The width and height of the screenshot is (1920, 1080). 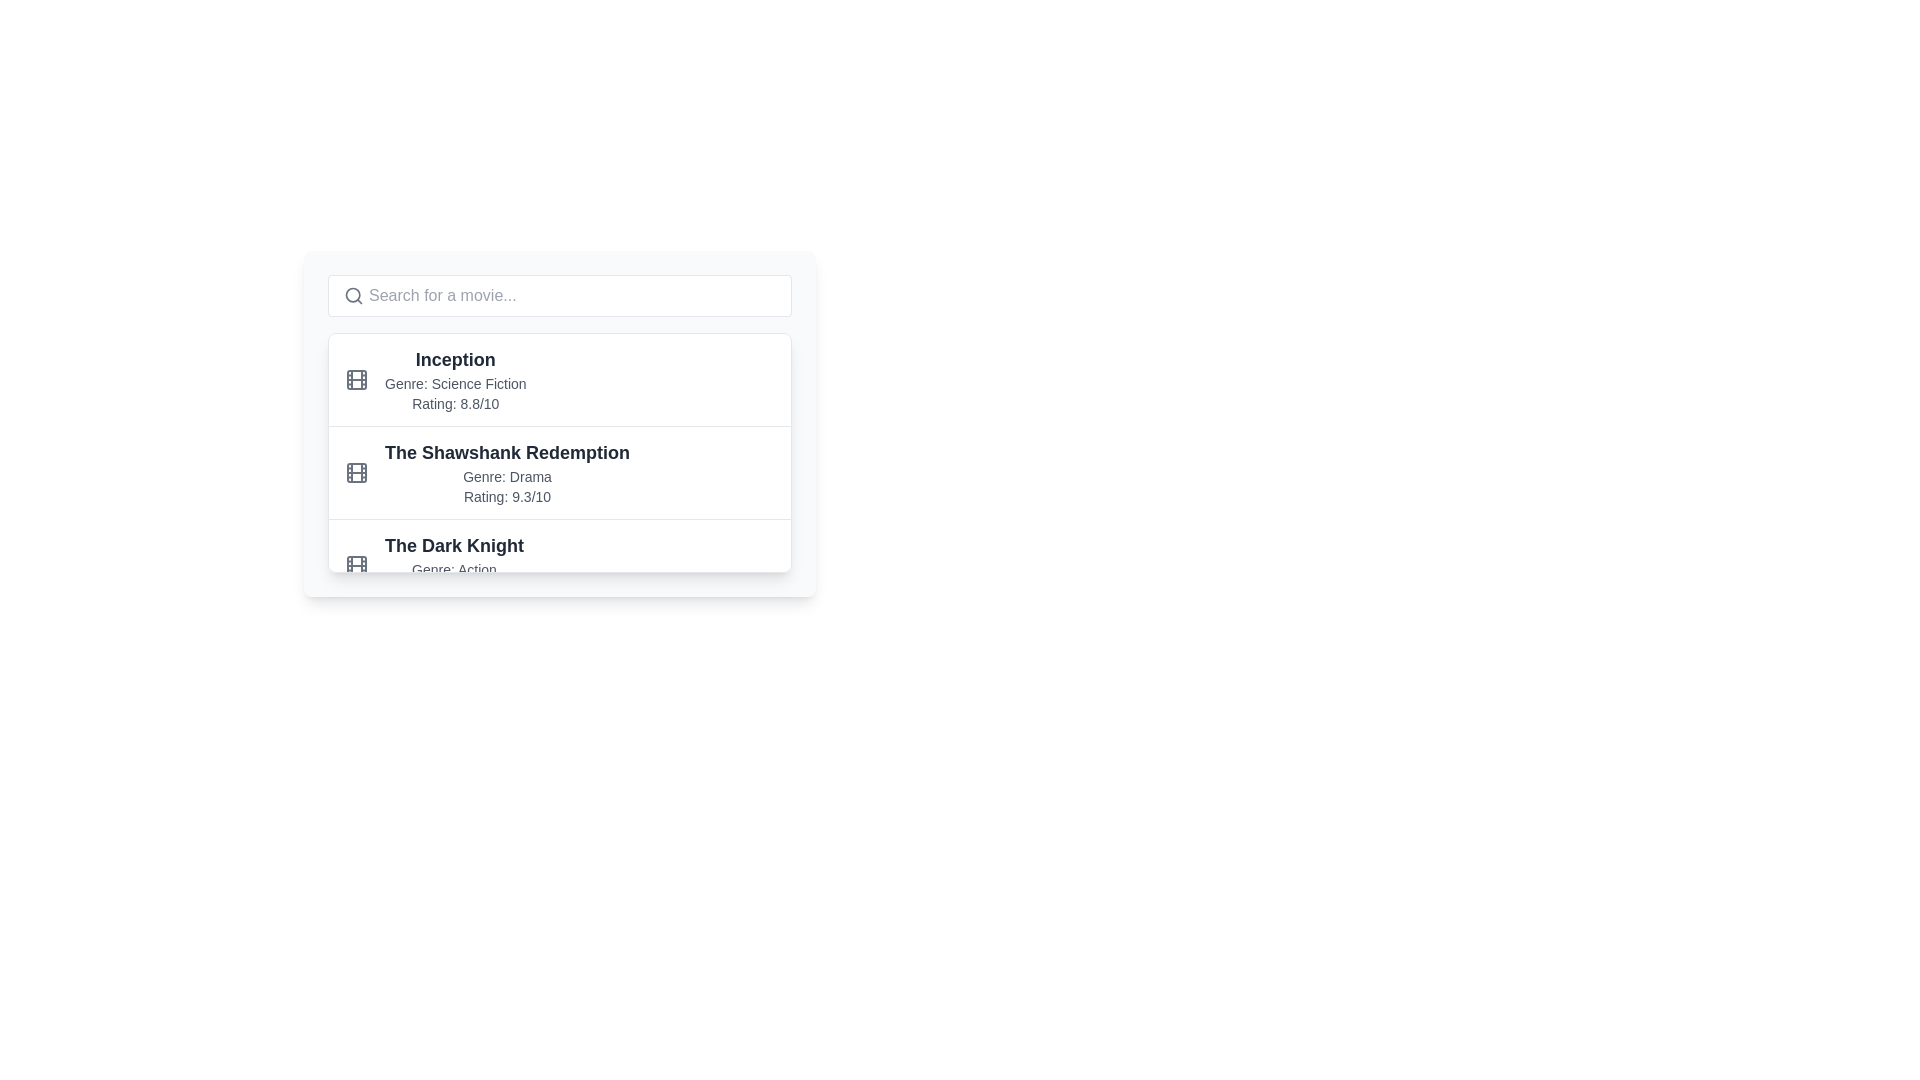 I want to click on the first list item entry representing the movie 'Inception' in the dropdown menu, so click(x=560, y=380).